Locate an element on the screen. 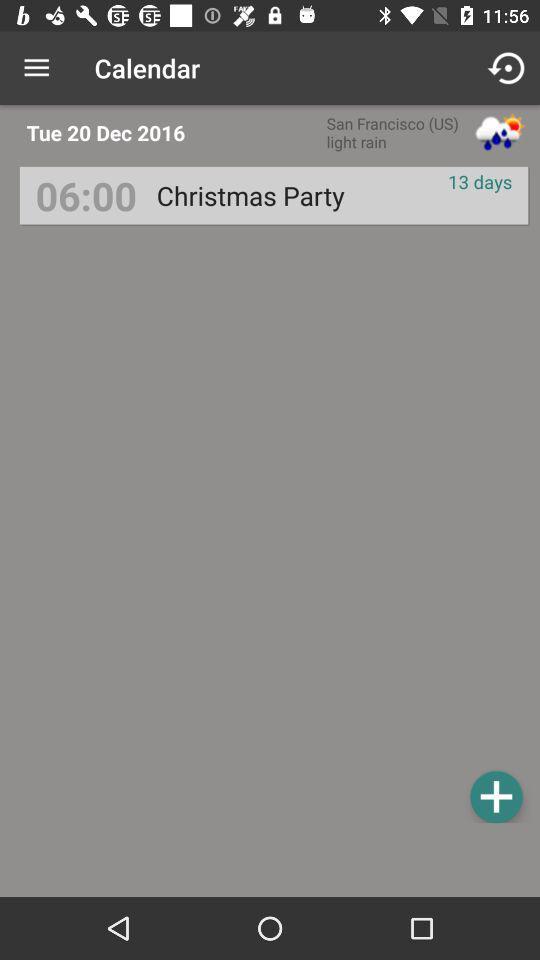 The image size is (540, 960). the item at the bottom right corner is located at coordinates (495, 796).